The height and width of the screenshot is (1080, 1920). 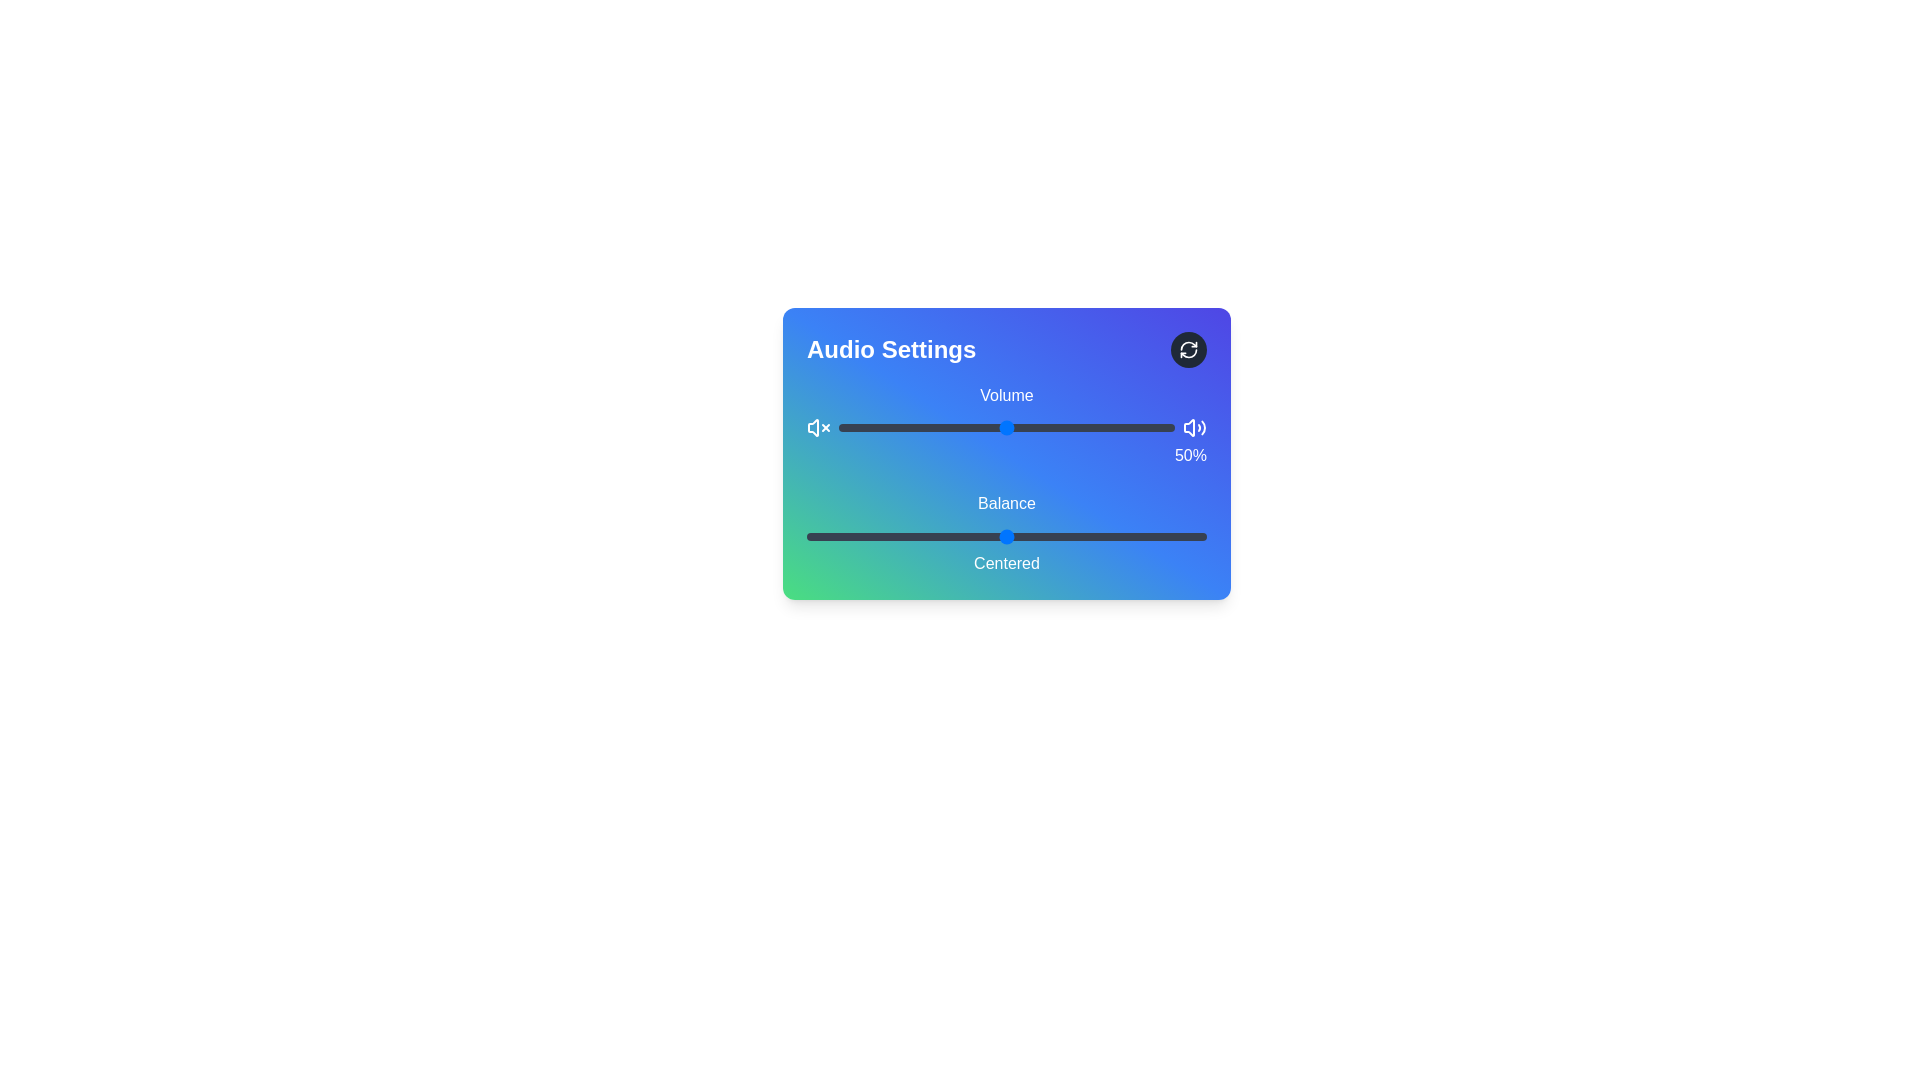 I want to click on the balance, so click(x=1045, y=535).